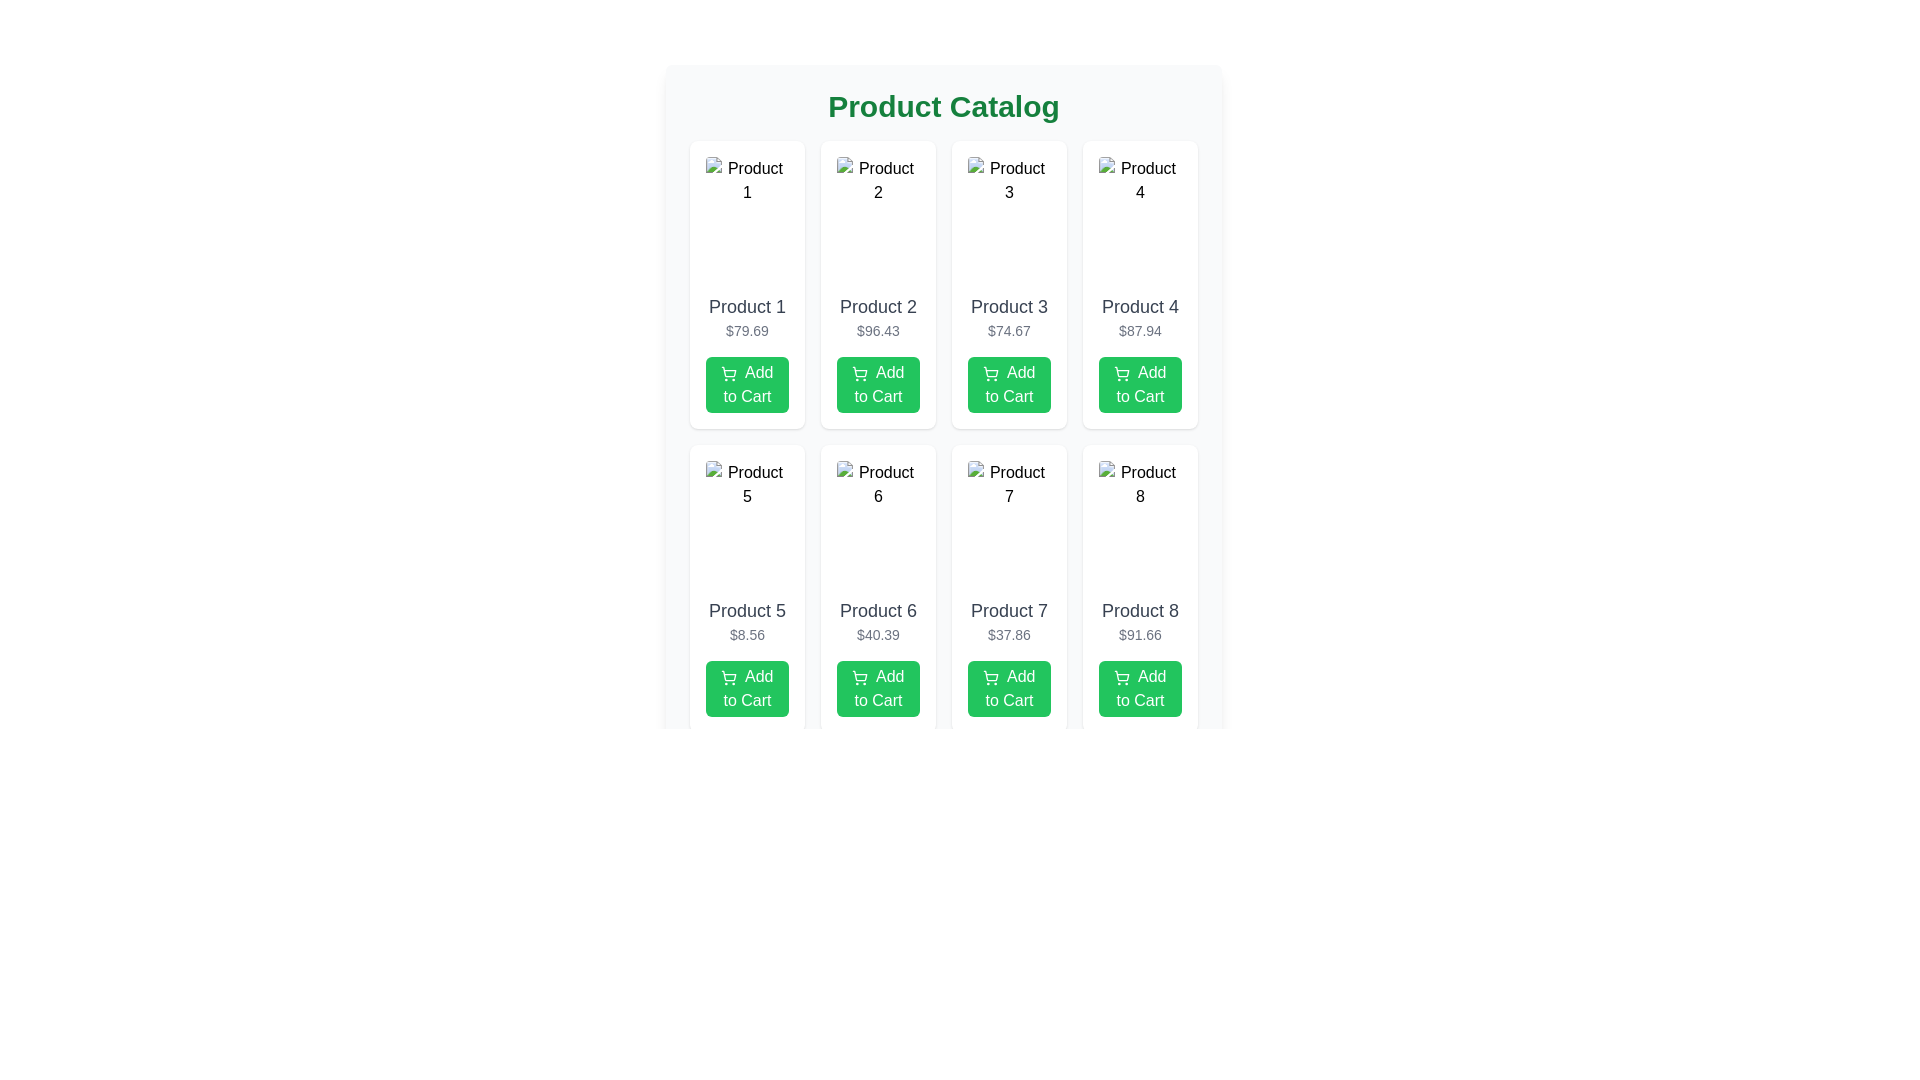 Image resolution: width=1920 pixels, height=1080 pixels. I want to click on the text label that describes the product in the fifth product card, centrally located in the second row of a 4x2 grid layout, so click(746, 609).